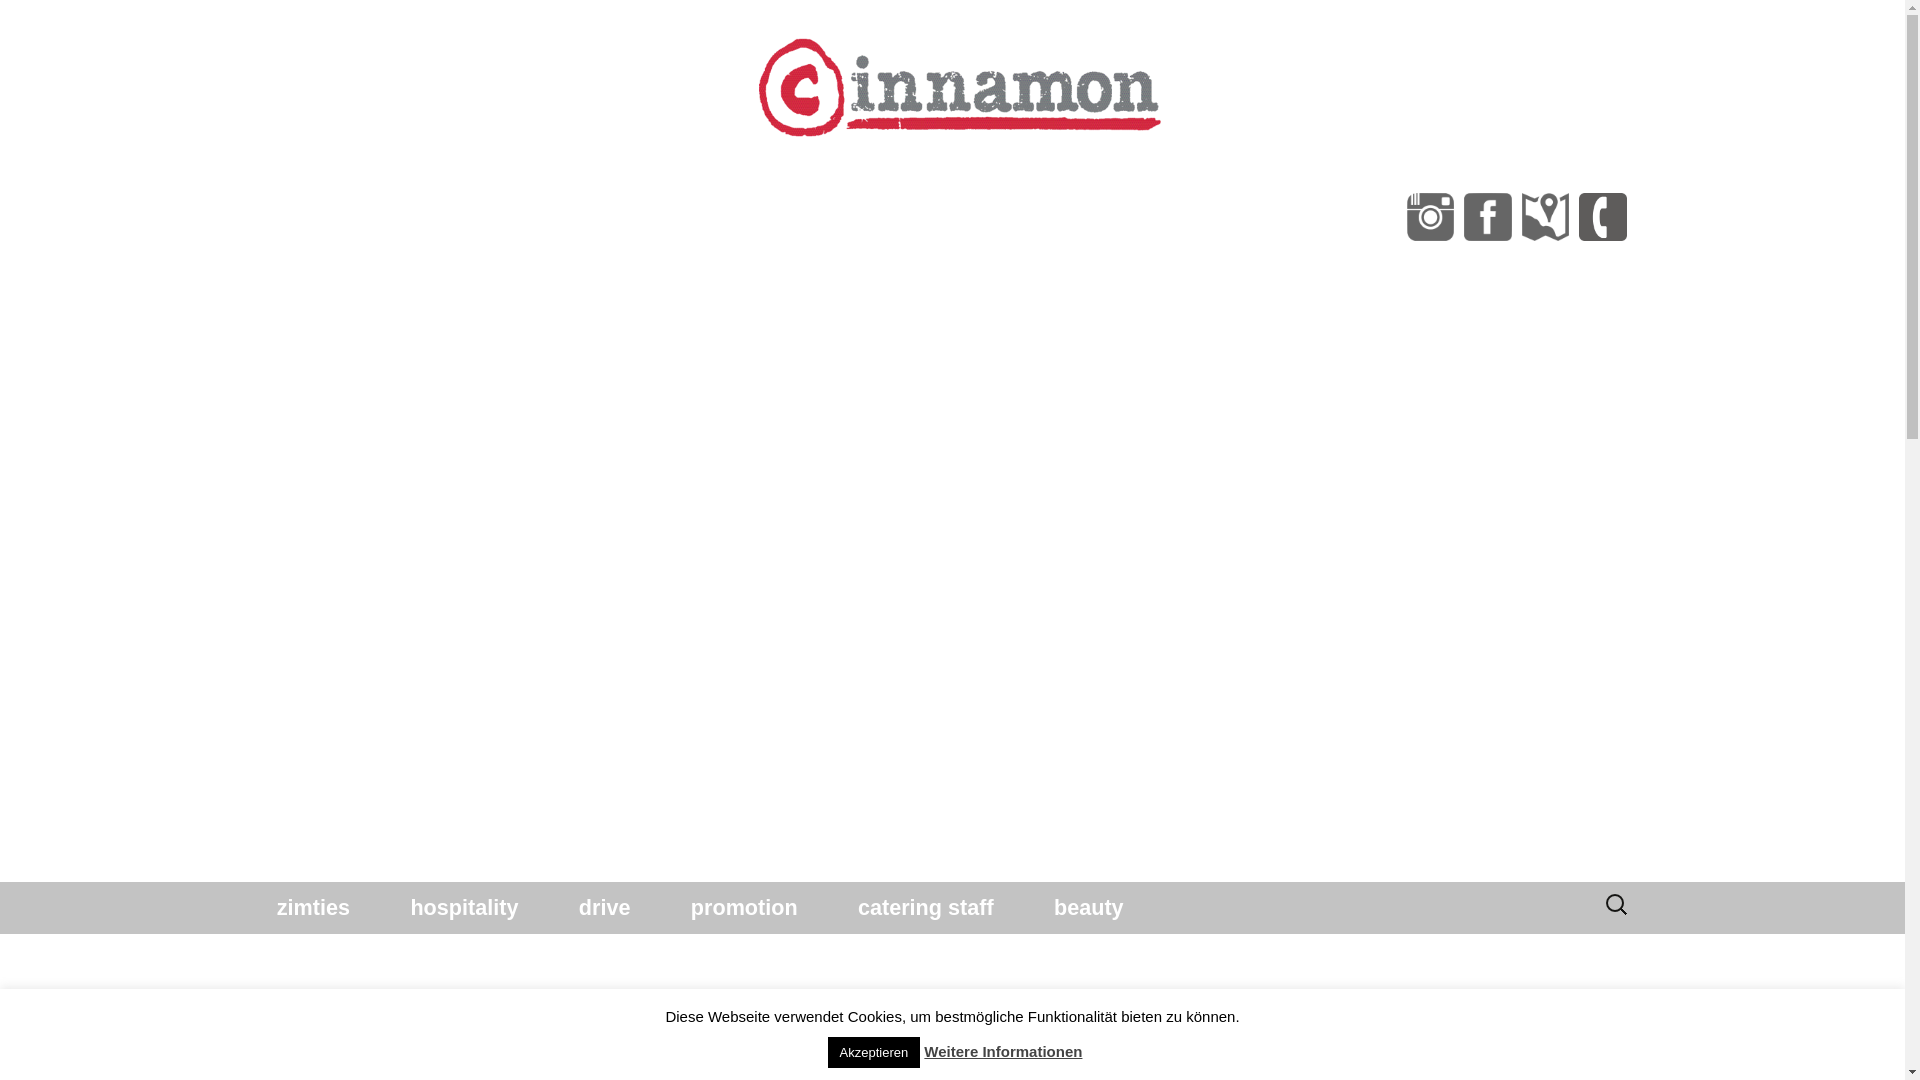  What do you see at coordinates (925, 907) in the screenshot?
I see `'catering staff'` at bounding box center [925, 907].